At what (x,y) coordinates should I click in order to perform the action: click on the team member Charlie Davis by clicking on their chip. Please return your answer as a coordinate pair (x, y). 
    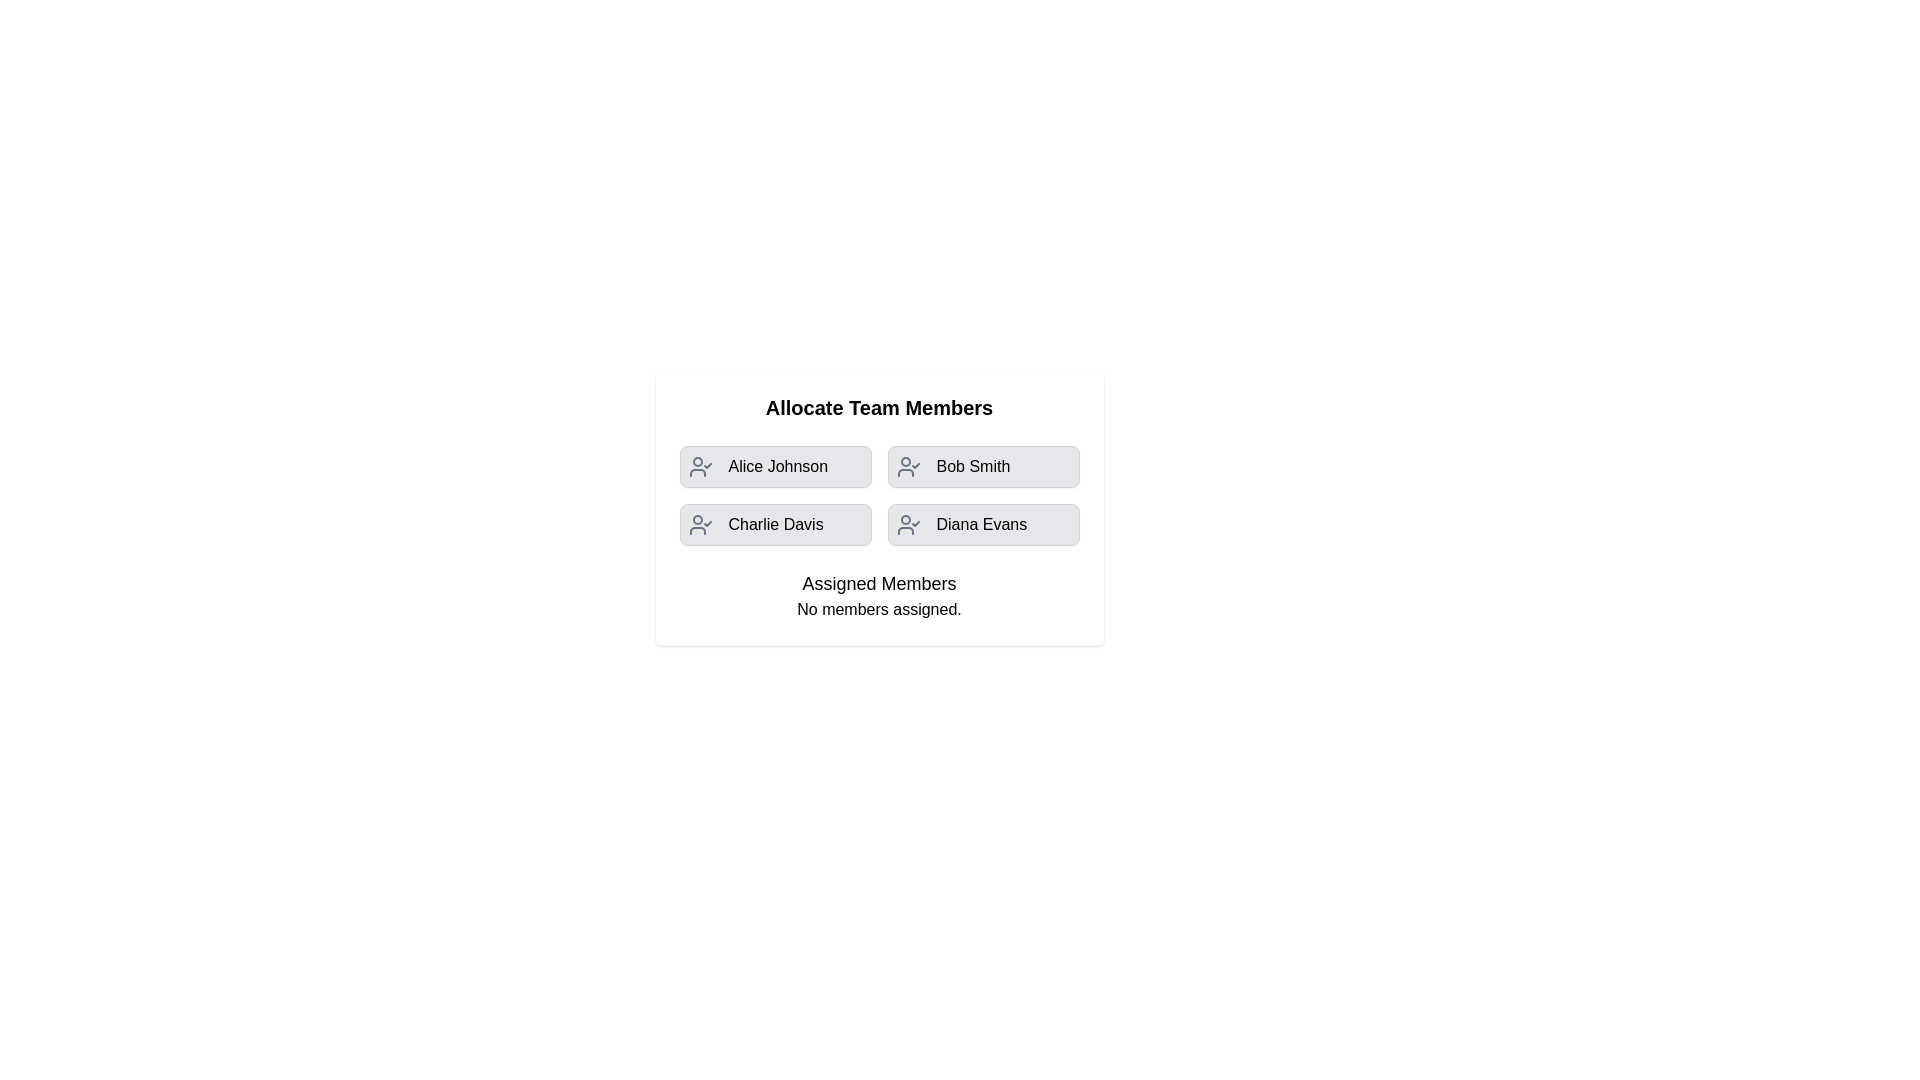
    Looking at the image, I should click on (774, 523).